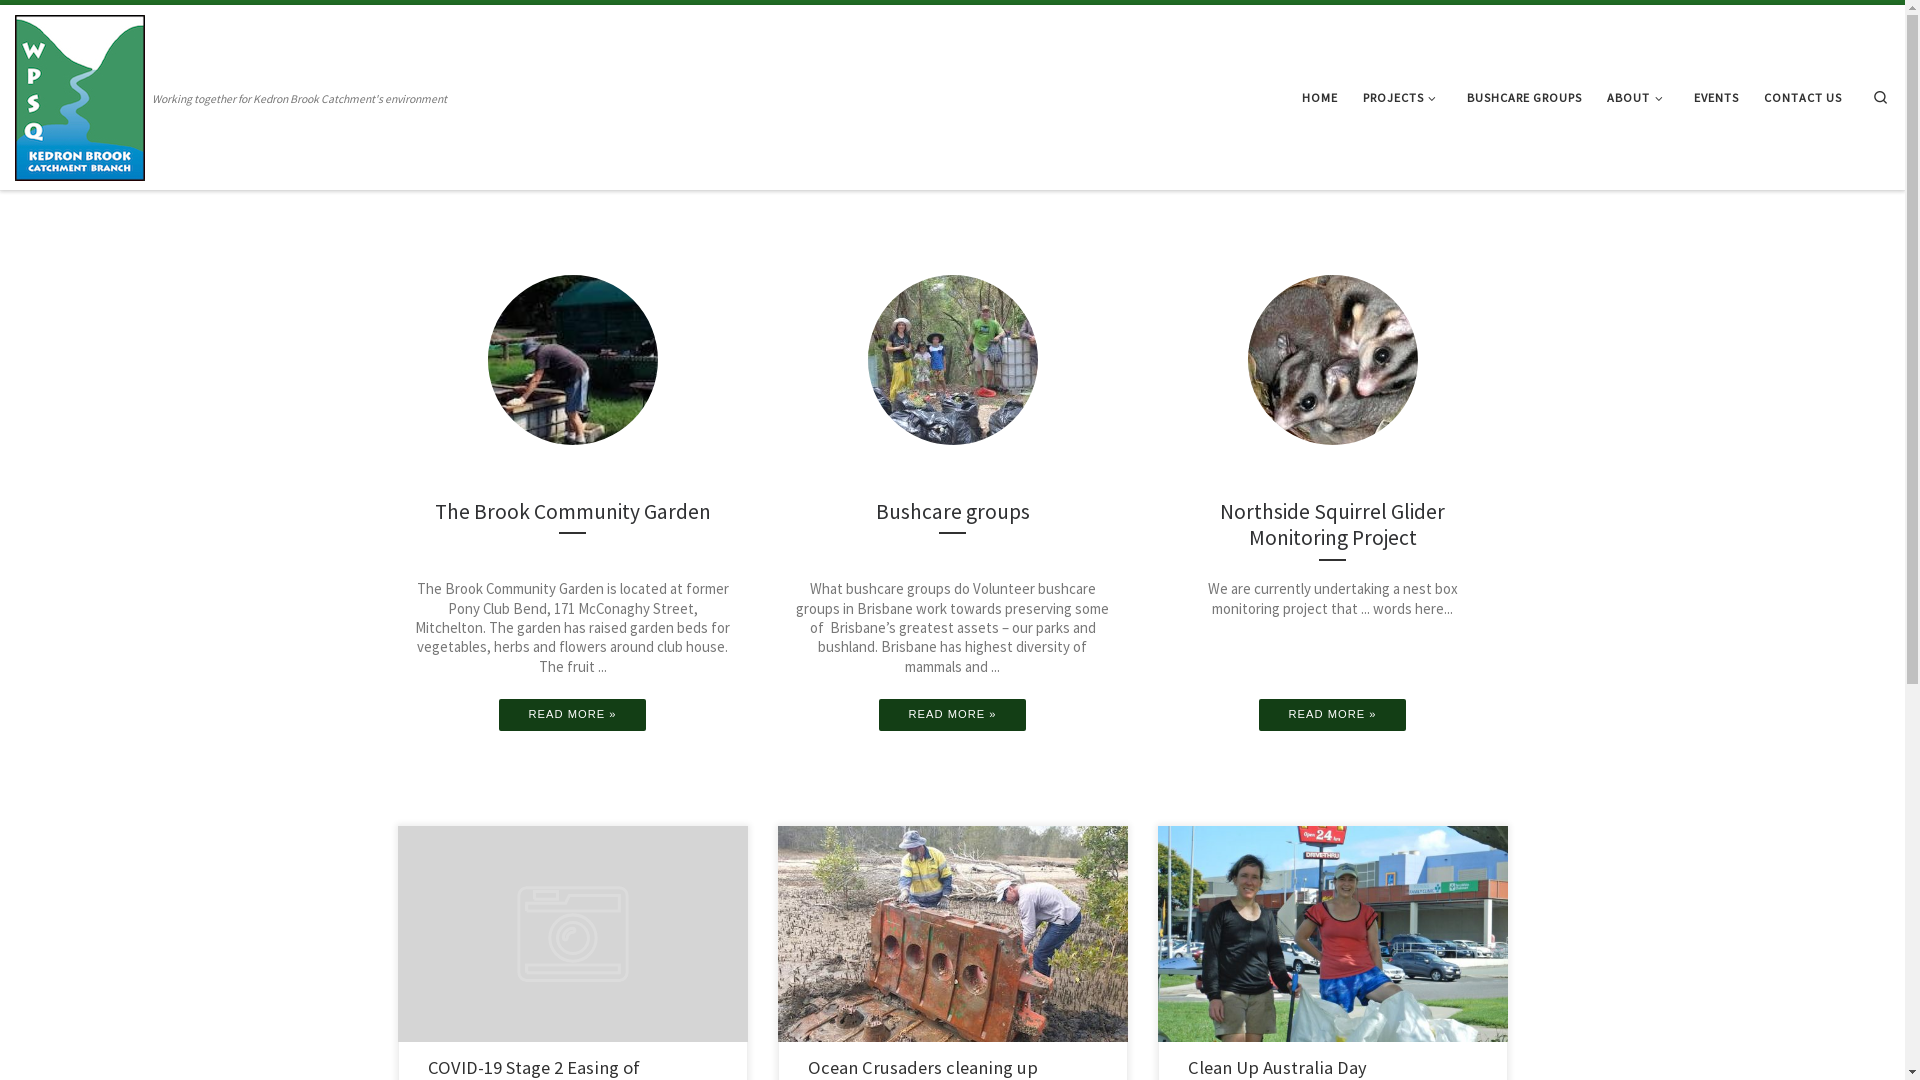 This screenshot has height=1080, width=1920. What do you see at coordinates (1687, 97) in the screenshot?
I see `'EVENTS'` at bounding box center [1687, 97].